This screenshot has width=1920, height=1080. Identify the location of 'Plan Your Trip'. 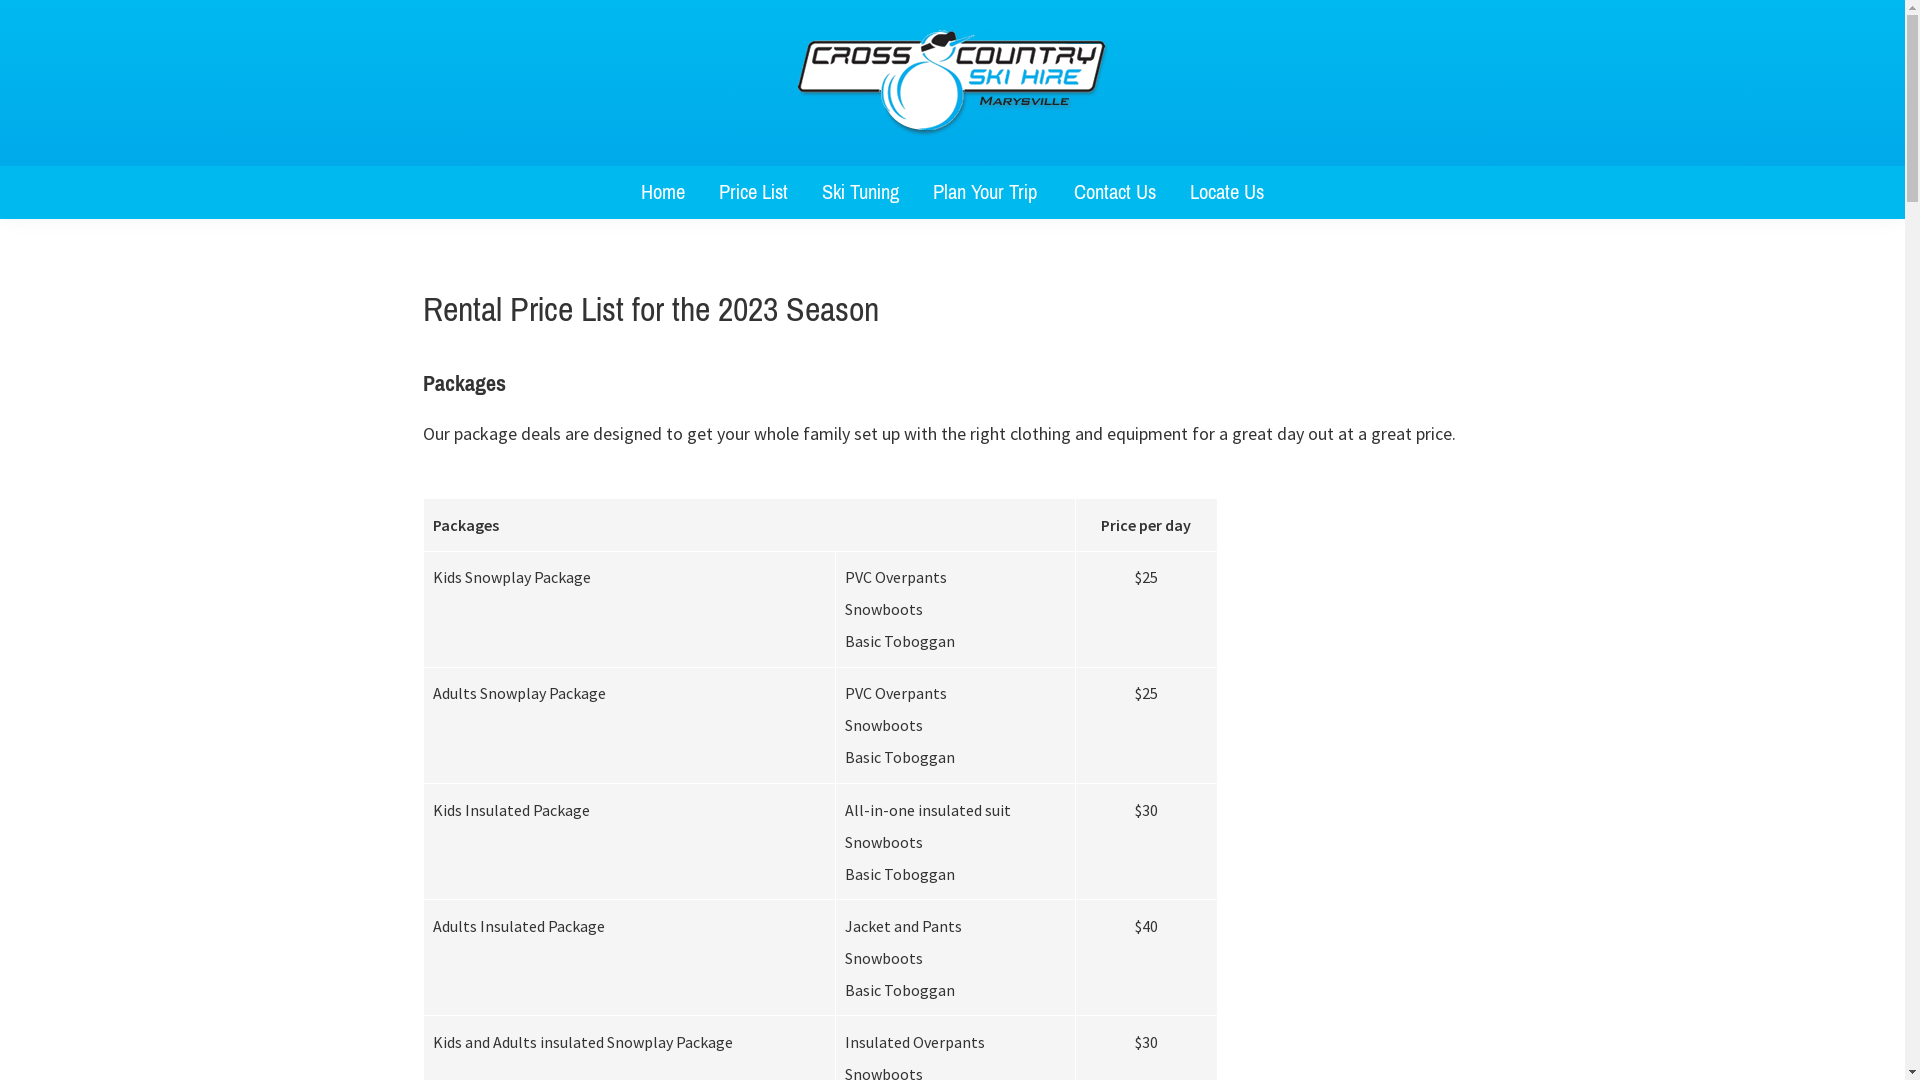
(986, 192).